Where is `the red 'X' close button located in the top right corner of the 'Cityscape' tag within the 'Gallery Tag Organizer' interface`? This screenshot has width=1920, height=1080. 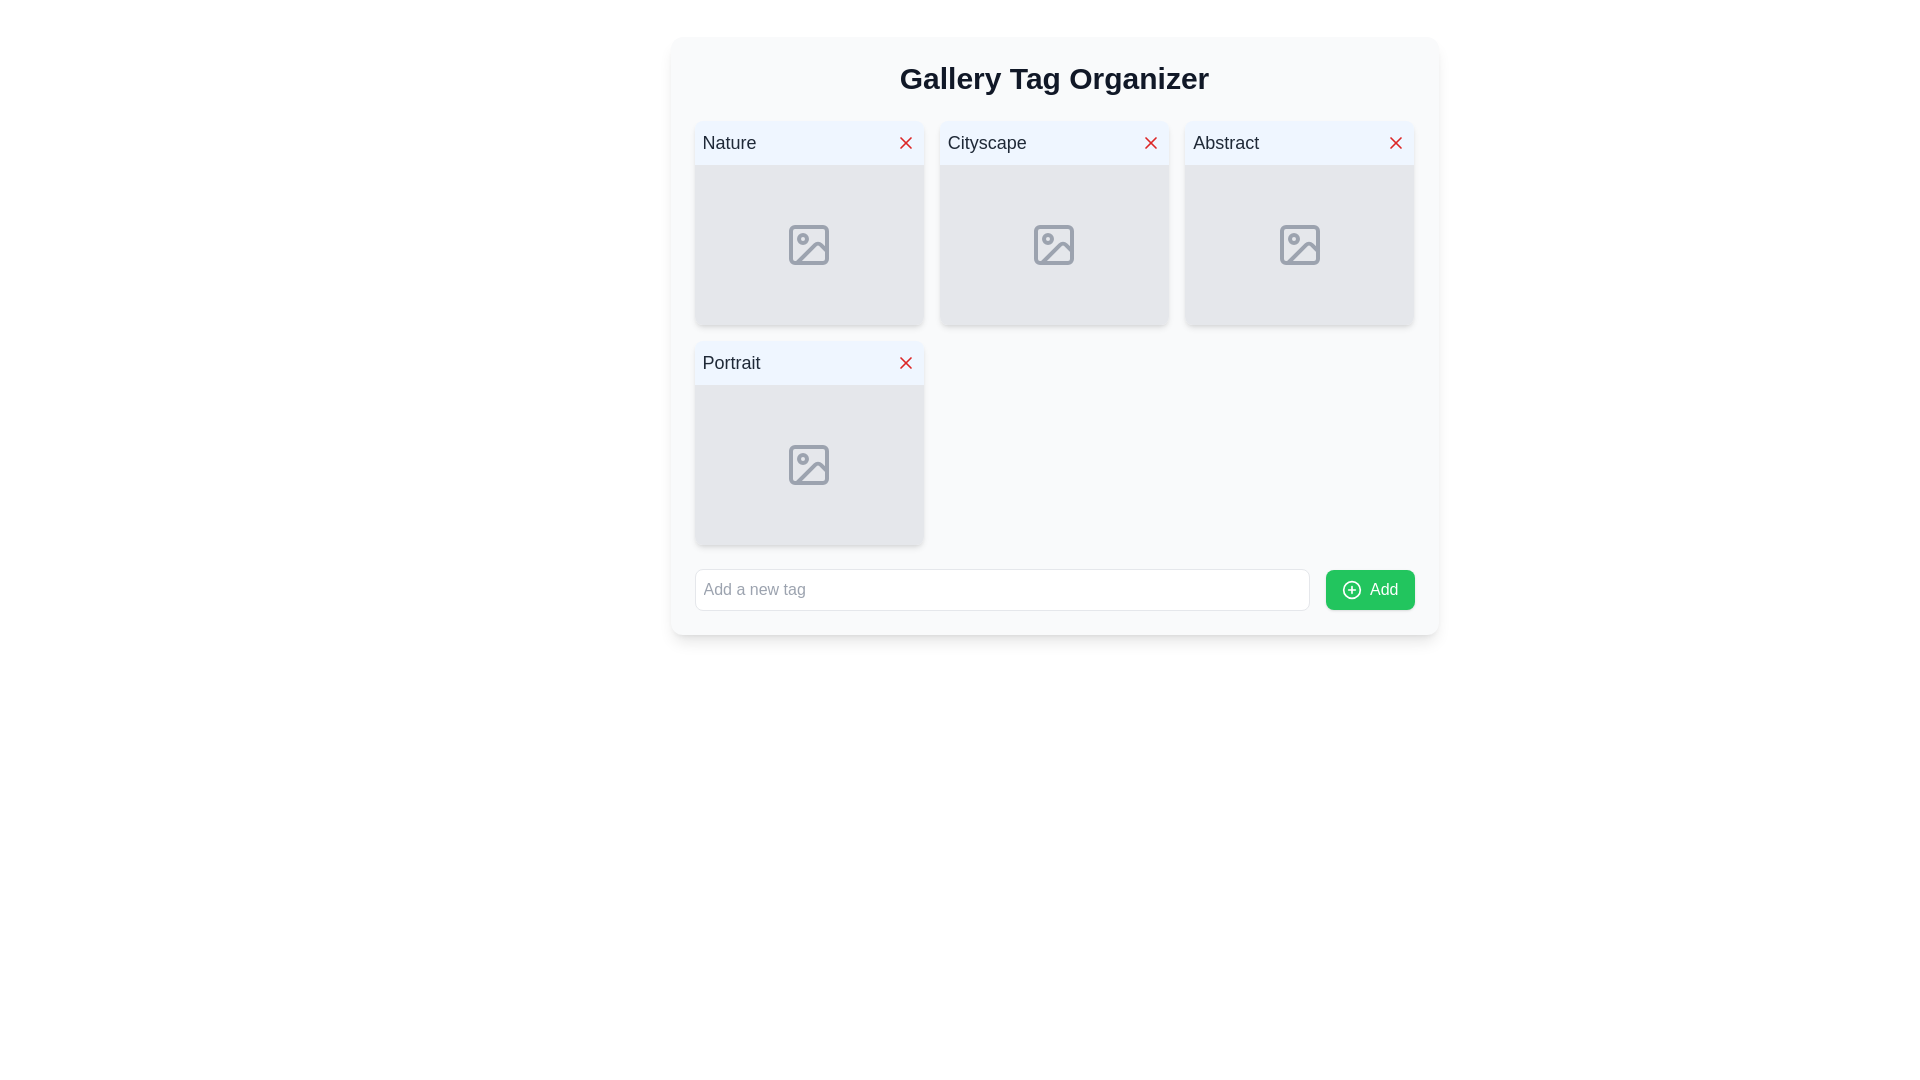
the red 'X' close button located in the top right corner of the 'Cityscape' tag within the 'Gallery Tag Organizer' interface is located at coordinates (1151, 141).